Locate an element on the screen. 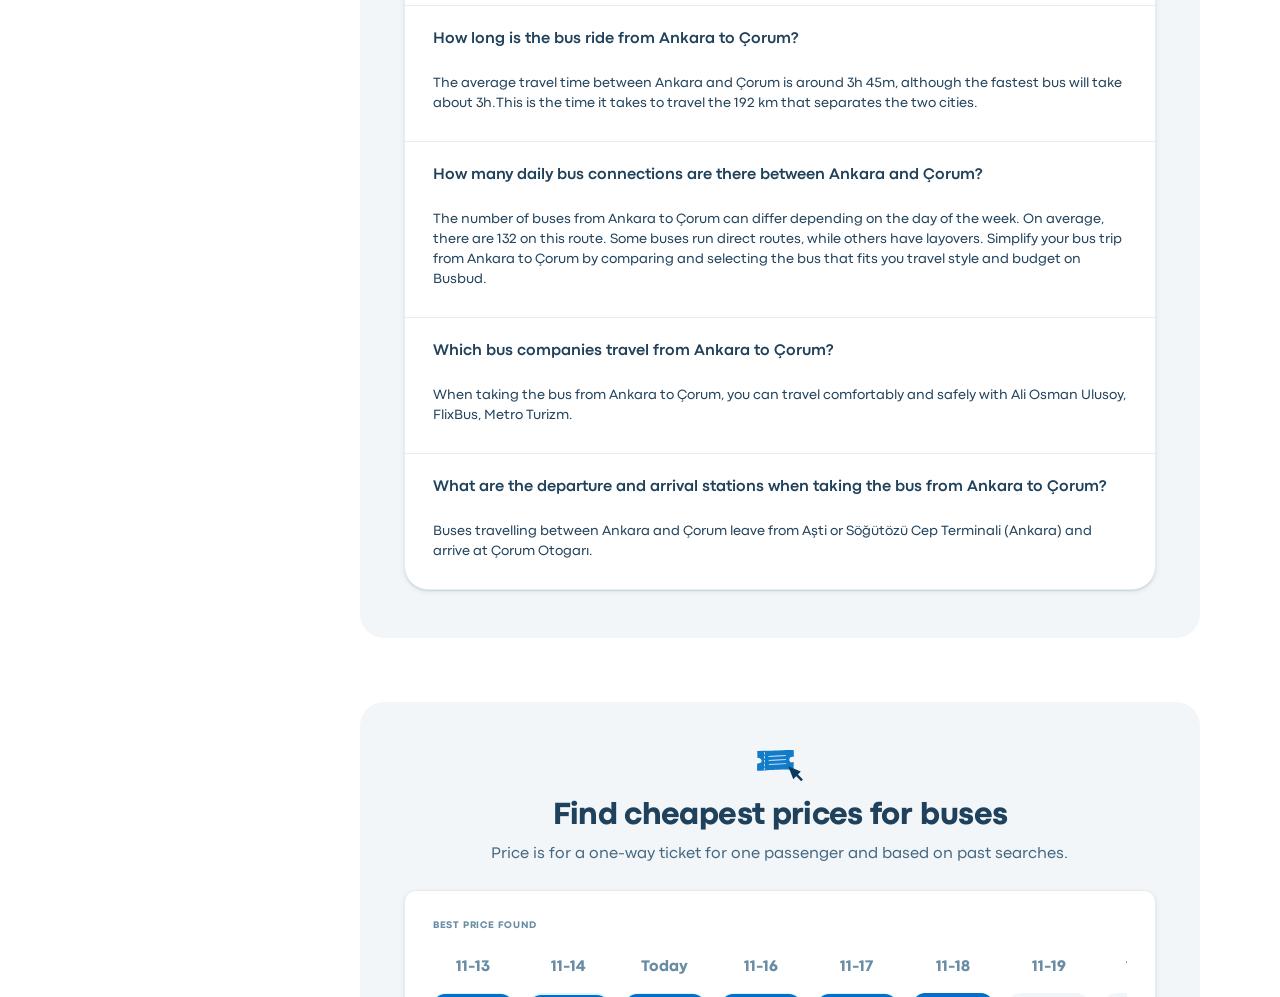 The width and height of the screenshot is (1280, 997). 'When taking the bus from Ankara to Çorum, you can travel comfortably and safely with Ali Osman Ulusoy, FlixBus, Metro Turizm.' is located at coordinates (777, 403).